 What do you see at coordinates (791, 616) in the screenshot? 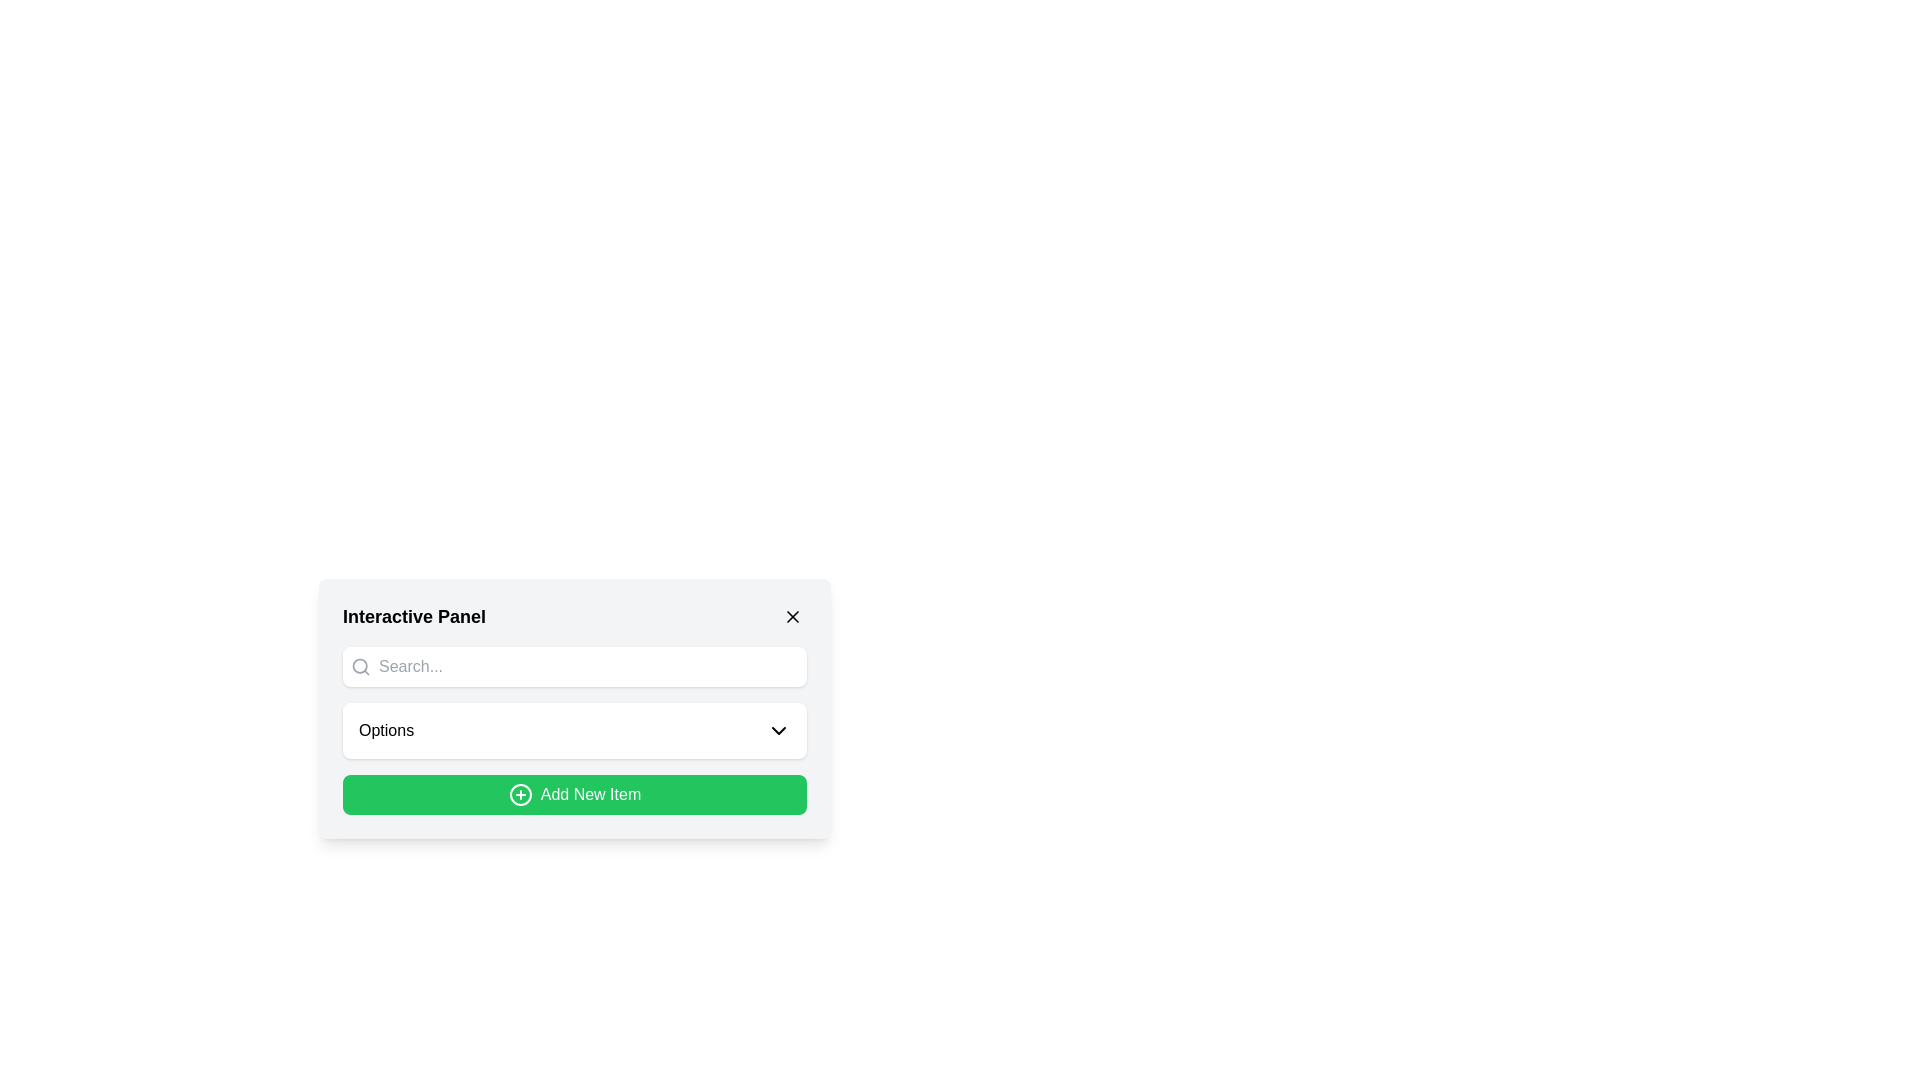
I see `the button located at the top-right corner of the 'Interactive Panel'` at bounding box center [791, 616].